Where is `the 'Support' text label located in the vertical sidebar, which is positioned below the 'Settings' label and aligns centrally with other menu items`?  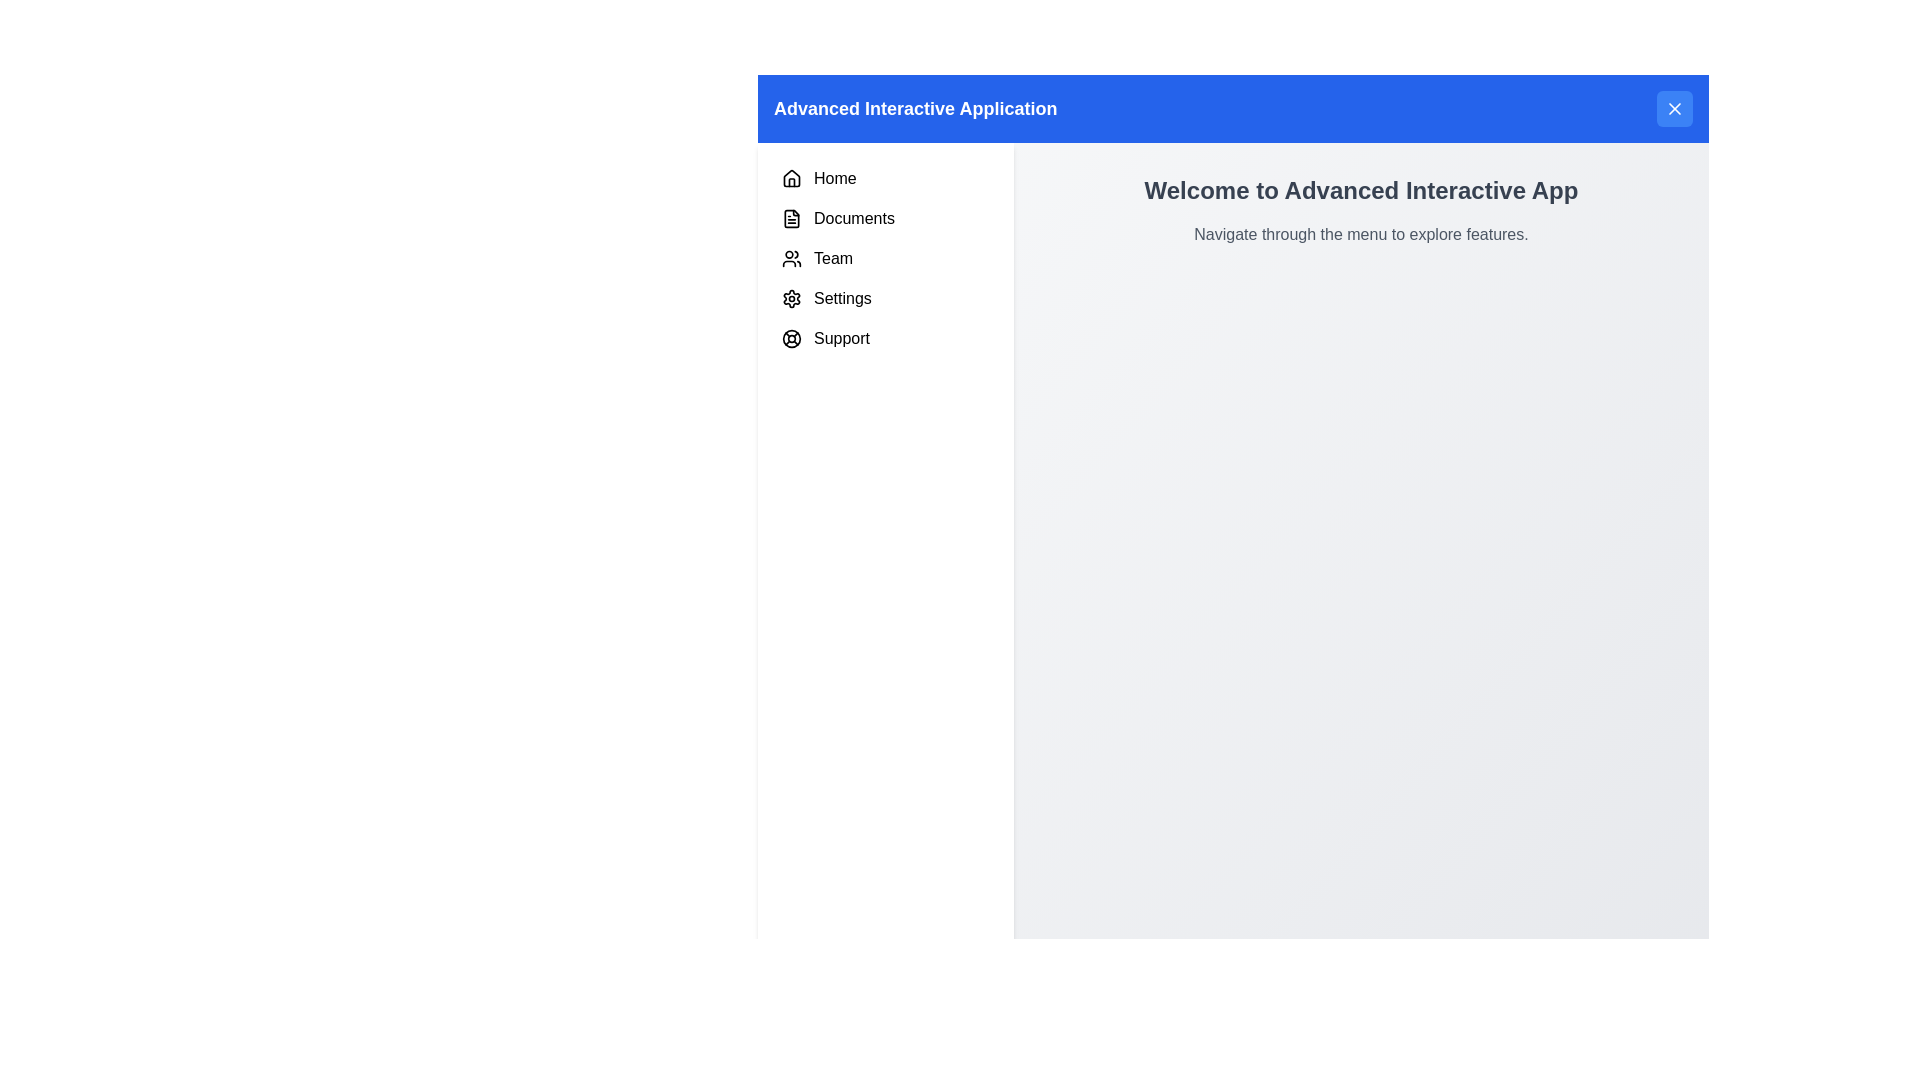 the 'Support' text label located in the vertical sidebar, which is positioned below the 'Settings' label and aligns centrally with other menu items is located at coordinates (842, 338).